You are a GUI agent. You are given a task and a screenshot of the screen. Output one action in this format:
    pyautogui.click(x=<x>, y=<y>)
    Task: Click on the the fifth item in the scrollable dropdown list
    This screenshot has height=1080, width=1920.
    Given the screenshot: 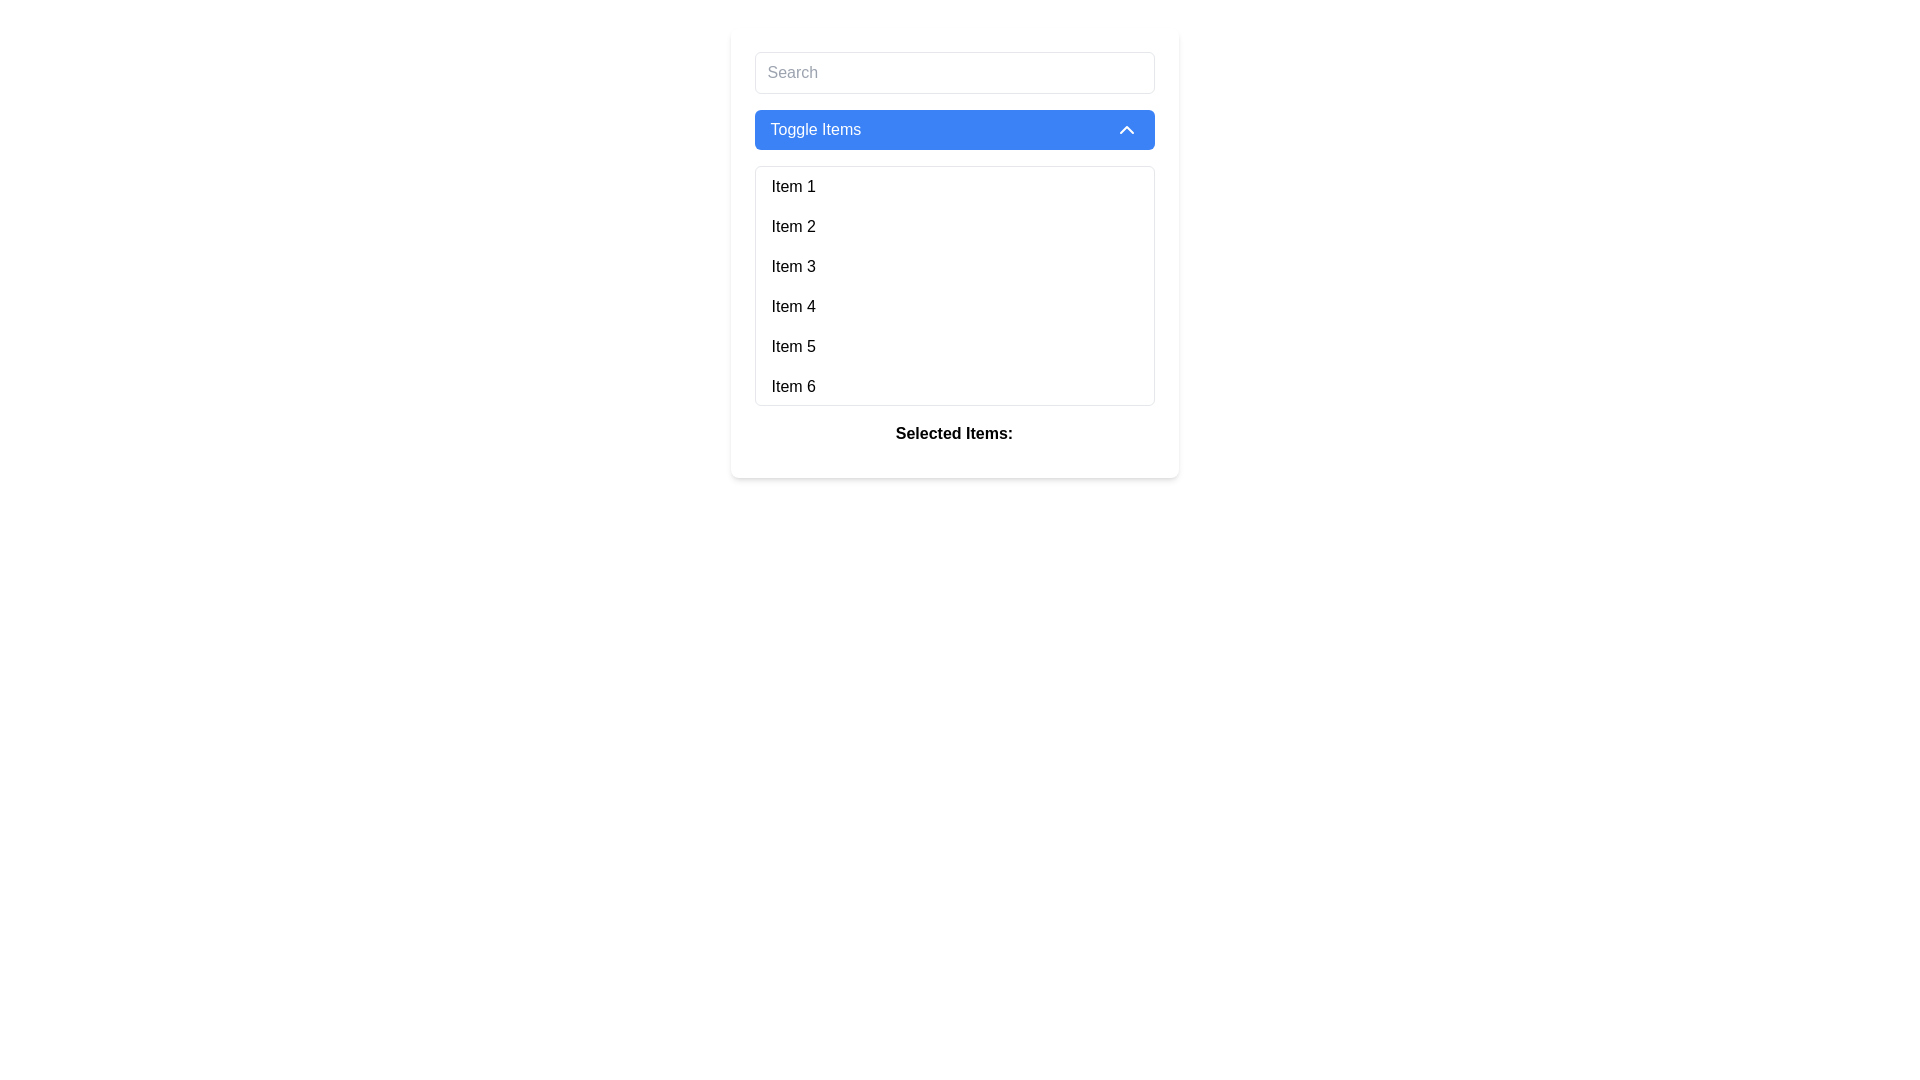 What is the action you would take?
    pyautogui.click(x=953, y=346)
    